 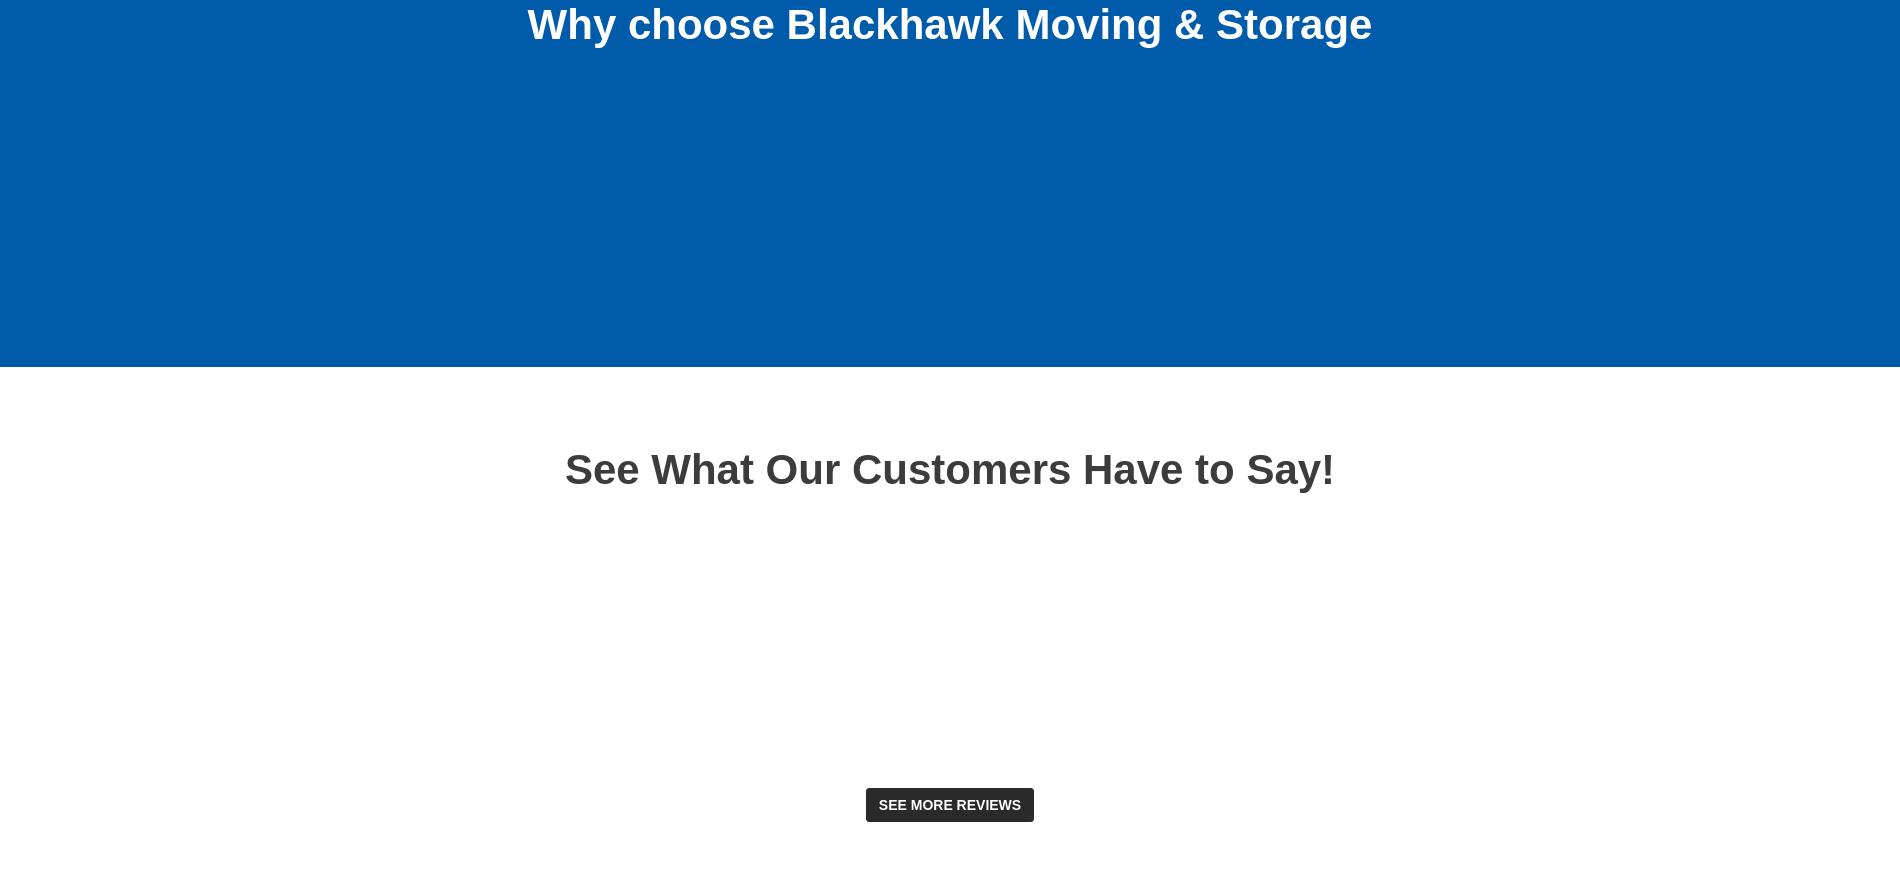 What do you see at coordinates (793, 214) in the screenshot?
I see `'We are one team with a common direction, continually earning the trust of our customers by providing them with service exceeding their highest expectations.'` at bounding box center [793, 214].